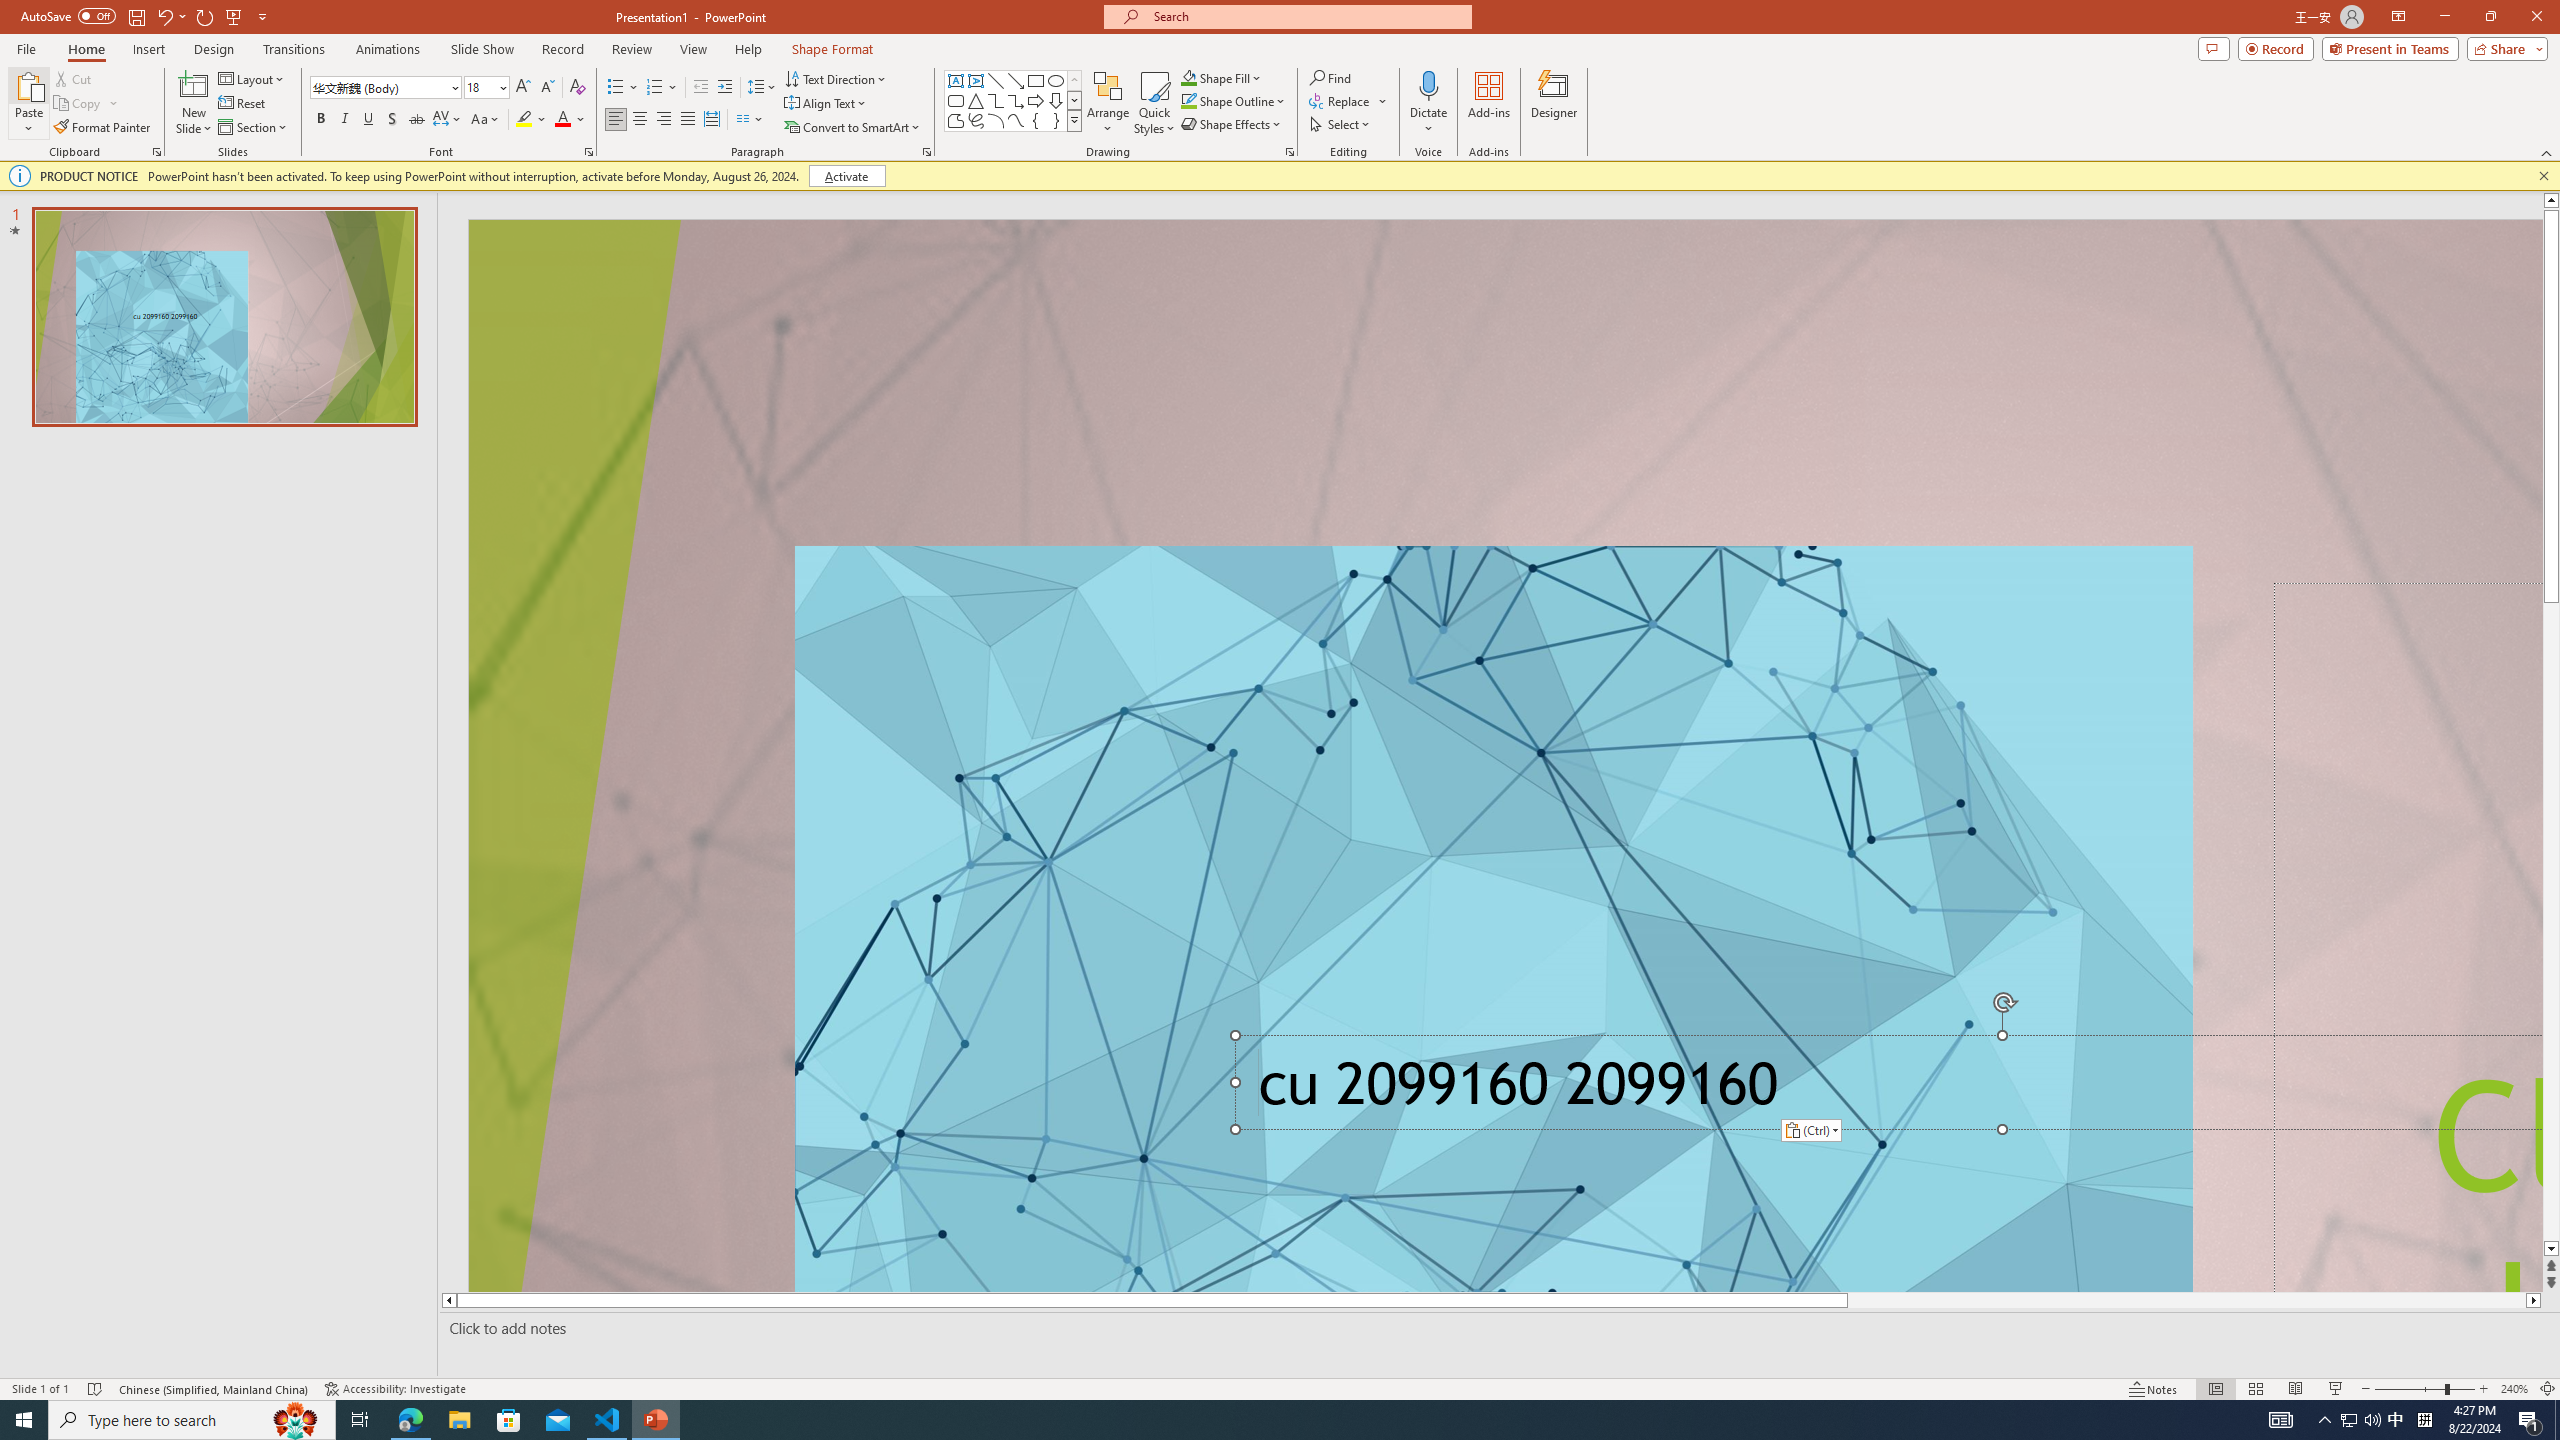  Describe the element at coordinates (1882, 1089) in the screenshot. I see `'TextBox 61'` at that location.